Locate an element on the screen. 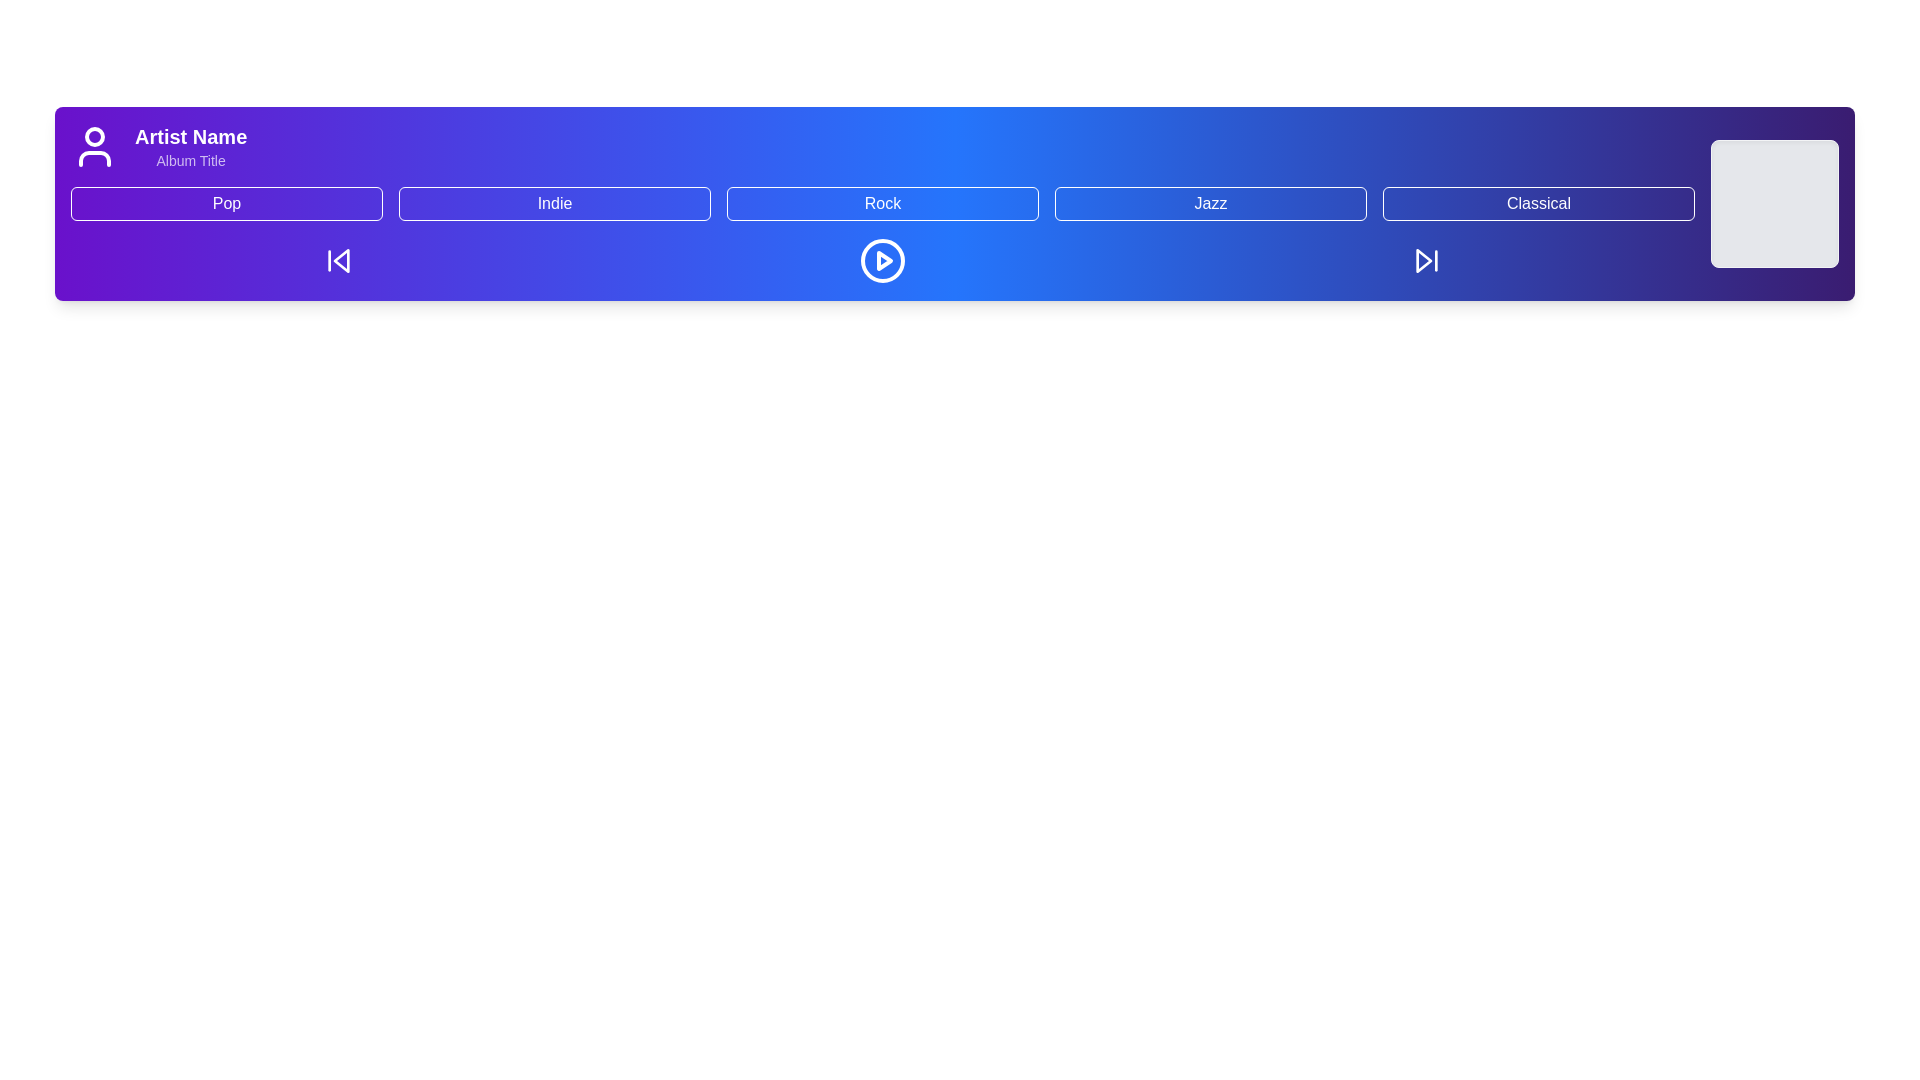  the small filled circular decorative graphic element located within the SVG in the upper left corner of the application layout, near the 'Artist Name' and 'Album Title' is located at coordinates (94, 136).